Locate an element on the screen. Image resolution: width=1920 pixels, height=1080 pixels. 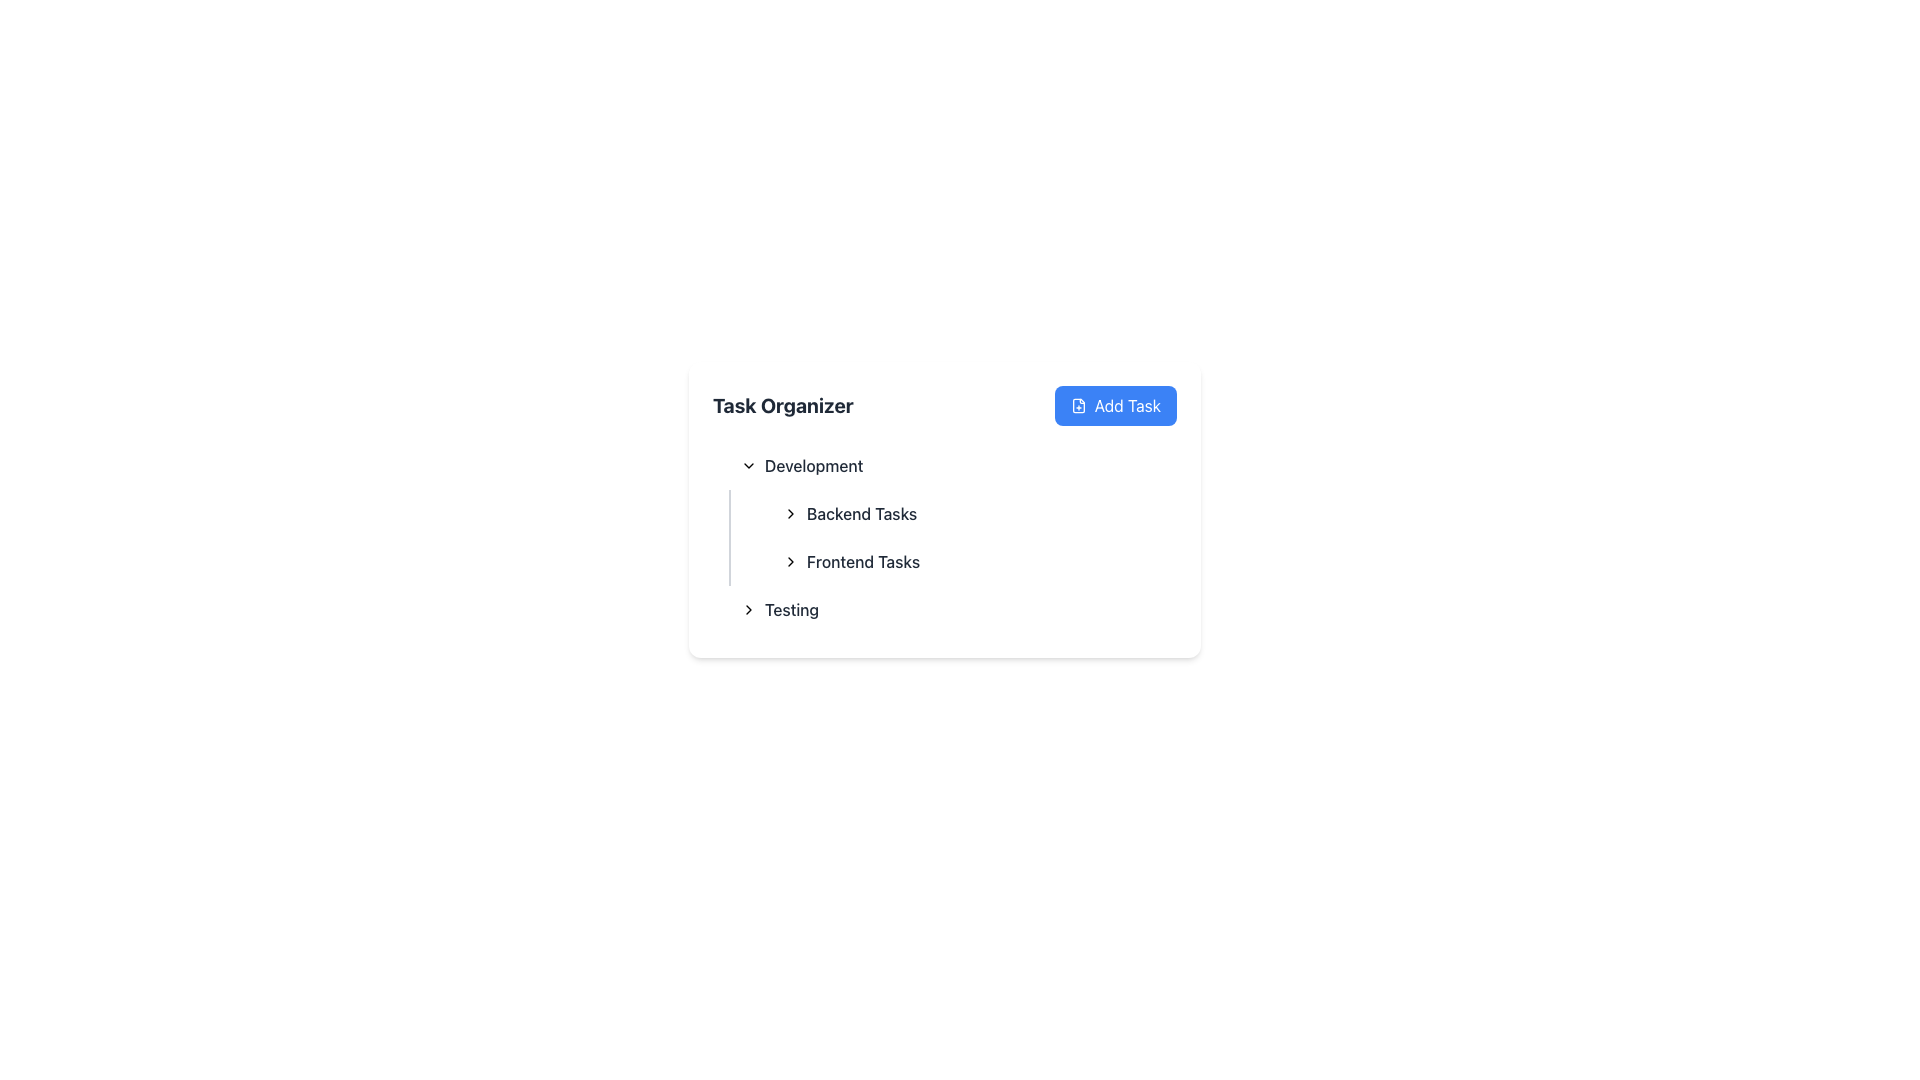
the last entry is located at coordinates (944, 608).